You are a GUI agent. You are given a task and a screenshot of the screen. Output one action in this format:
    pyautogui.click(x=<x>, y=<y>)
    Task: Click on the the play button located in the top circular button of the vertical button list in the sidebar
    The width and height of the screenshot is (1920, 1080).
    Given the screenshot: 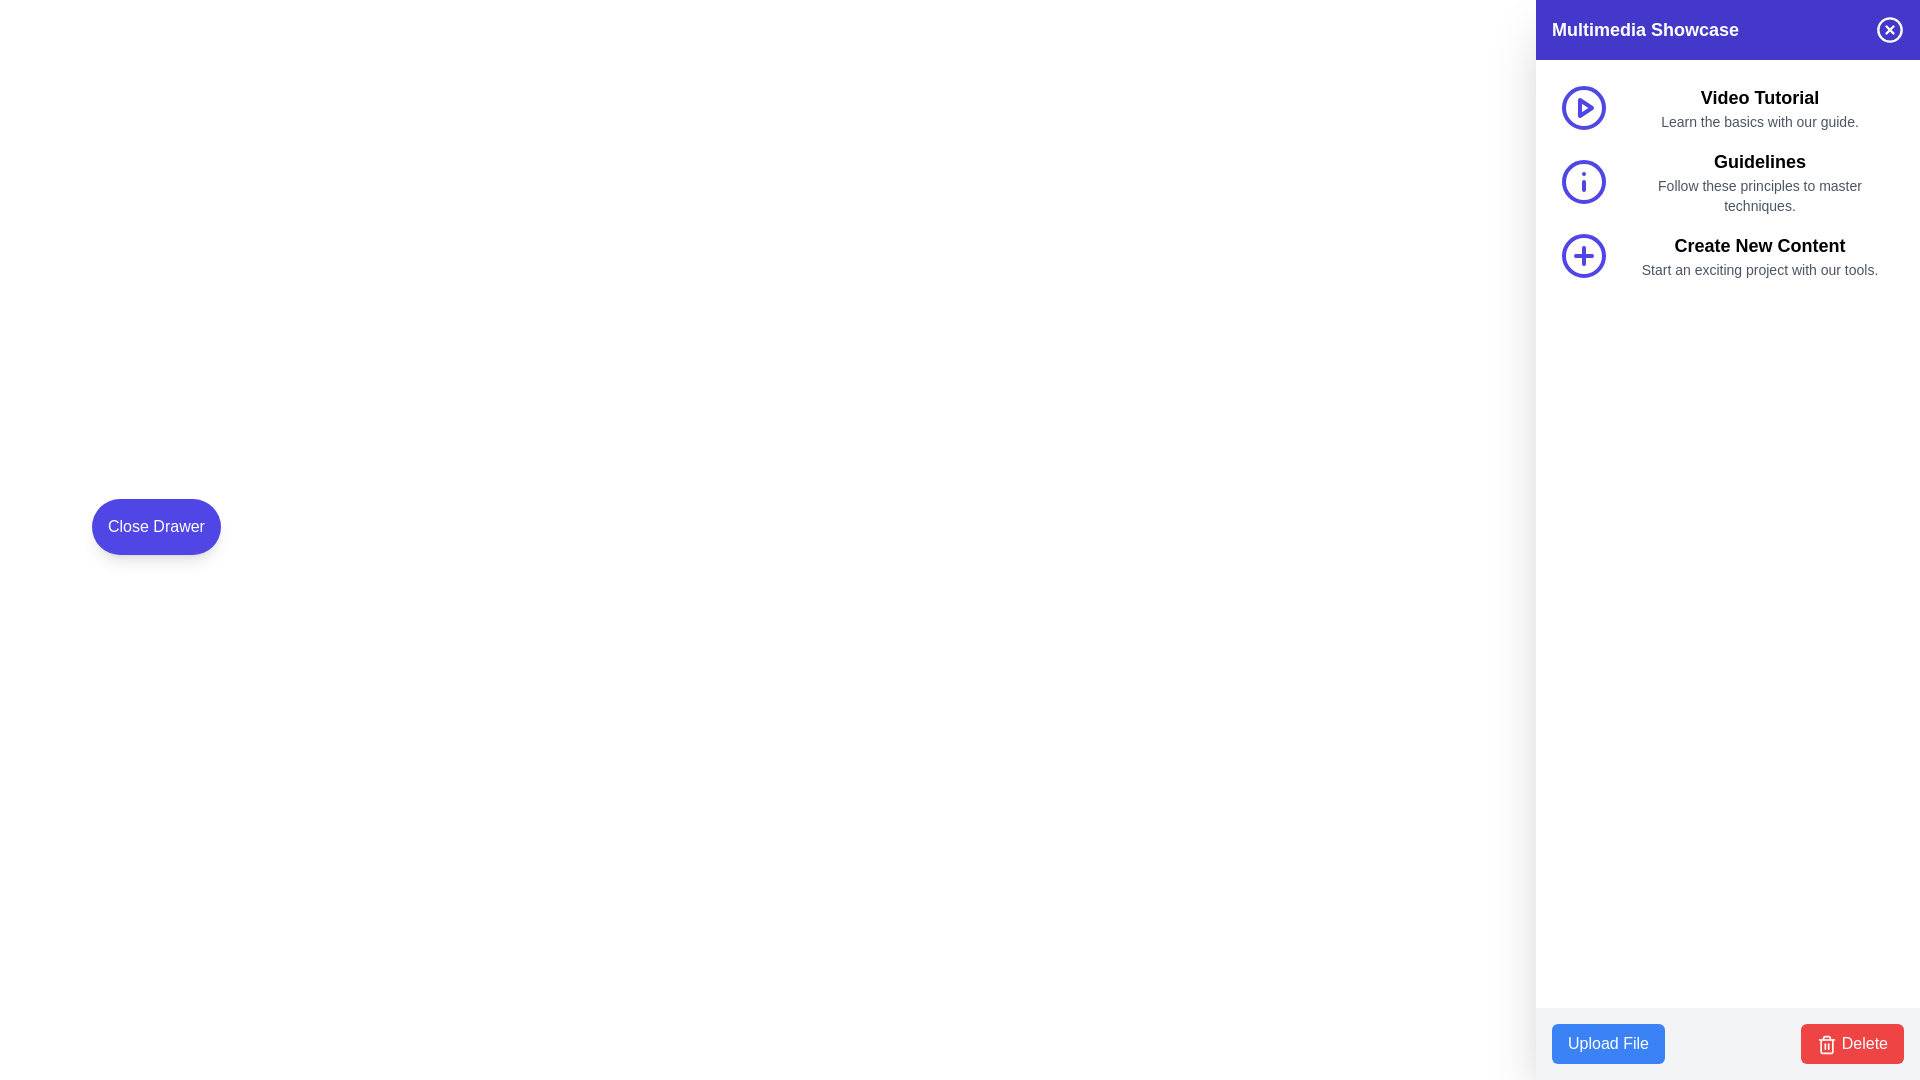 What is the action you would take?
    pyautogui.click(x=1584, y=108)
    